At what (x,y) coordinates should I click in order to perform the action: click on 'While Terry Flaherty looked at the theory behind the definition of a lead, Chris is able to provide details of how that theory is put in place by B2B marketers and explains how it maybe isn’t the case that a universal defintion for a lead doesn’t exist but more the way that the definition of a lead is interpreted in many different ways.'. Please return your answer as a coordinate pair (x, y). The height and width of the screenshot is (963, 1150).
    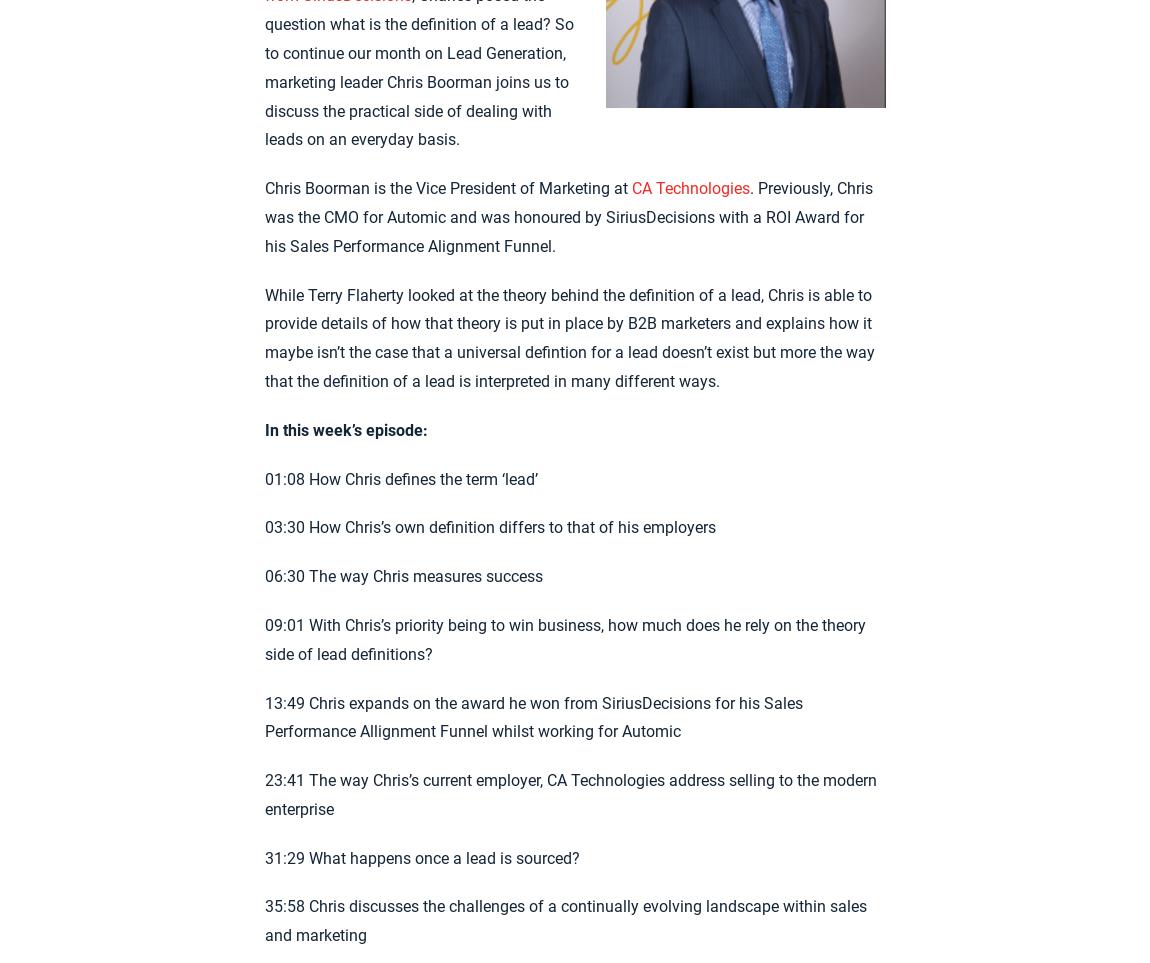
    Looking at the image, I should click on (569, 337).